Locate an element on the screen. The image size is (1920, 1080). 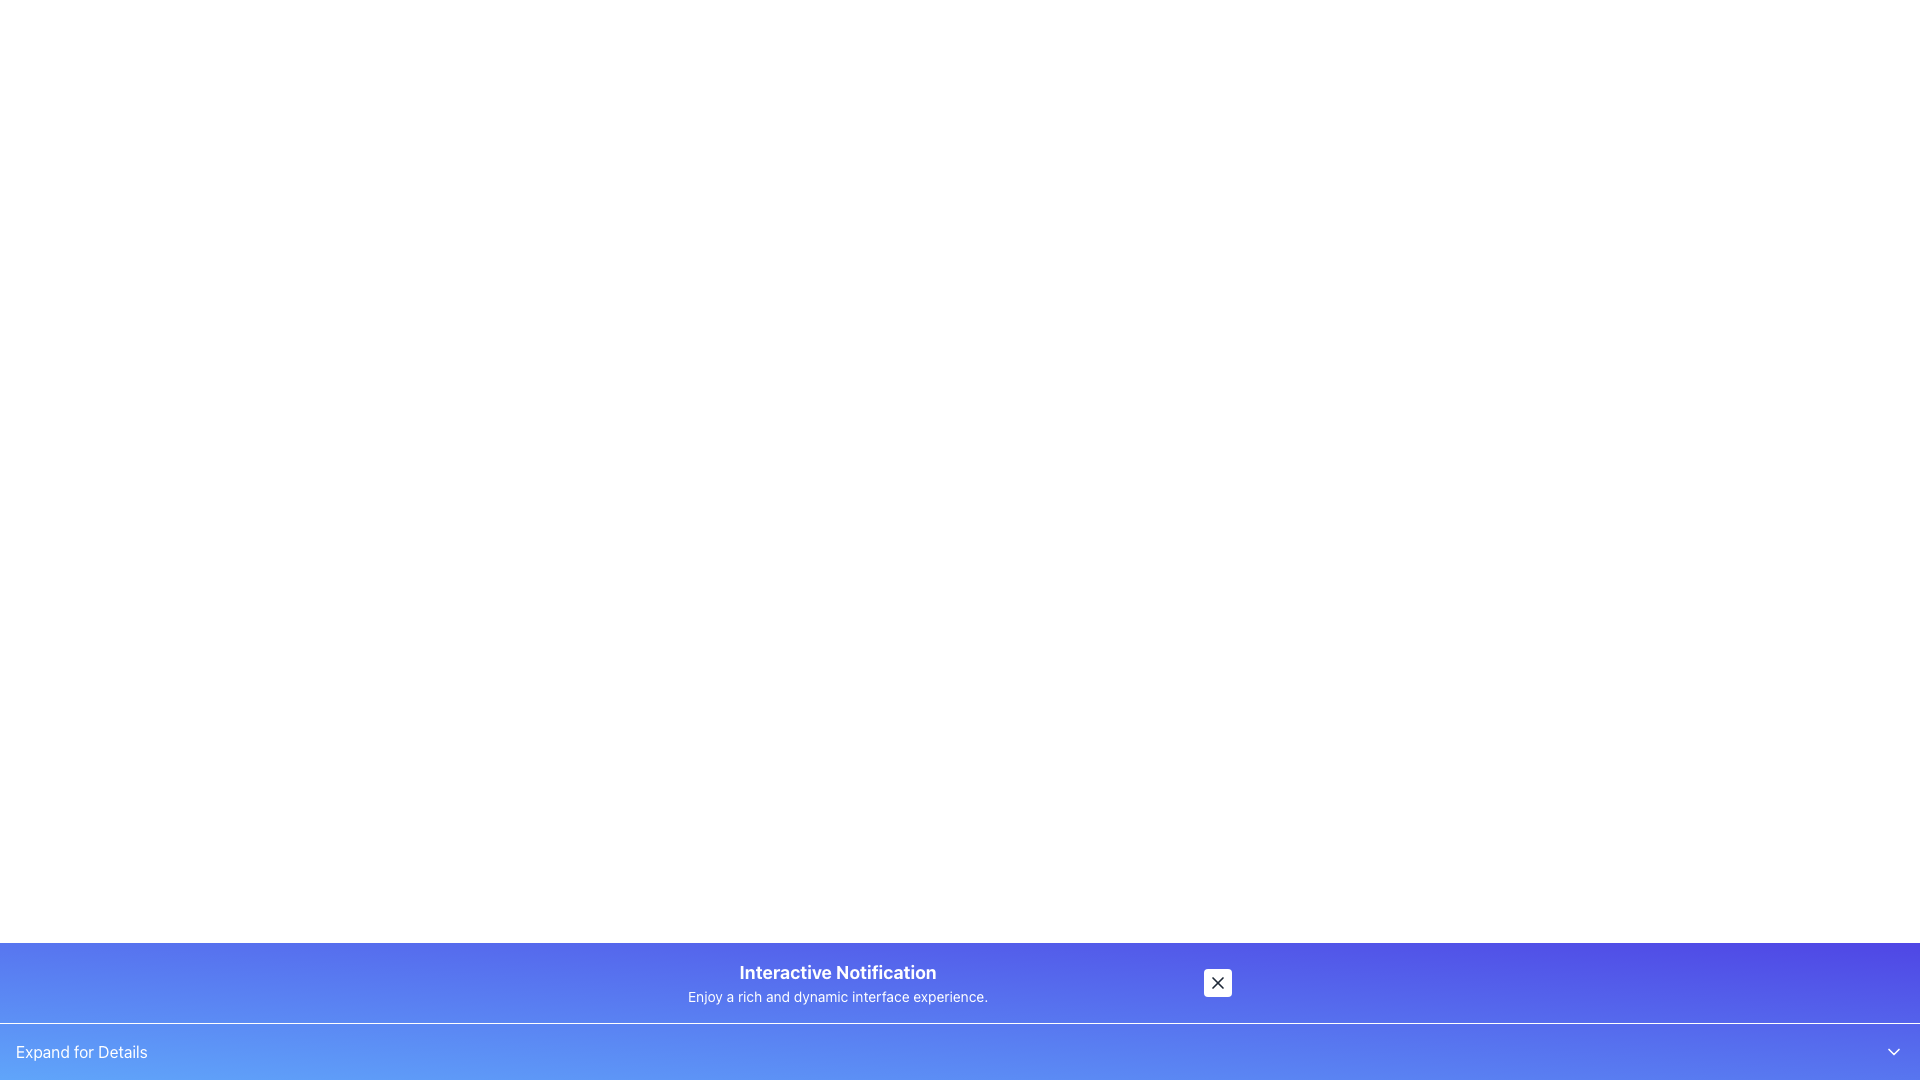
the small square button with rounded corners that has a black 'X' icon in the center is located at coordinates (1217, 982).